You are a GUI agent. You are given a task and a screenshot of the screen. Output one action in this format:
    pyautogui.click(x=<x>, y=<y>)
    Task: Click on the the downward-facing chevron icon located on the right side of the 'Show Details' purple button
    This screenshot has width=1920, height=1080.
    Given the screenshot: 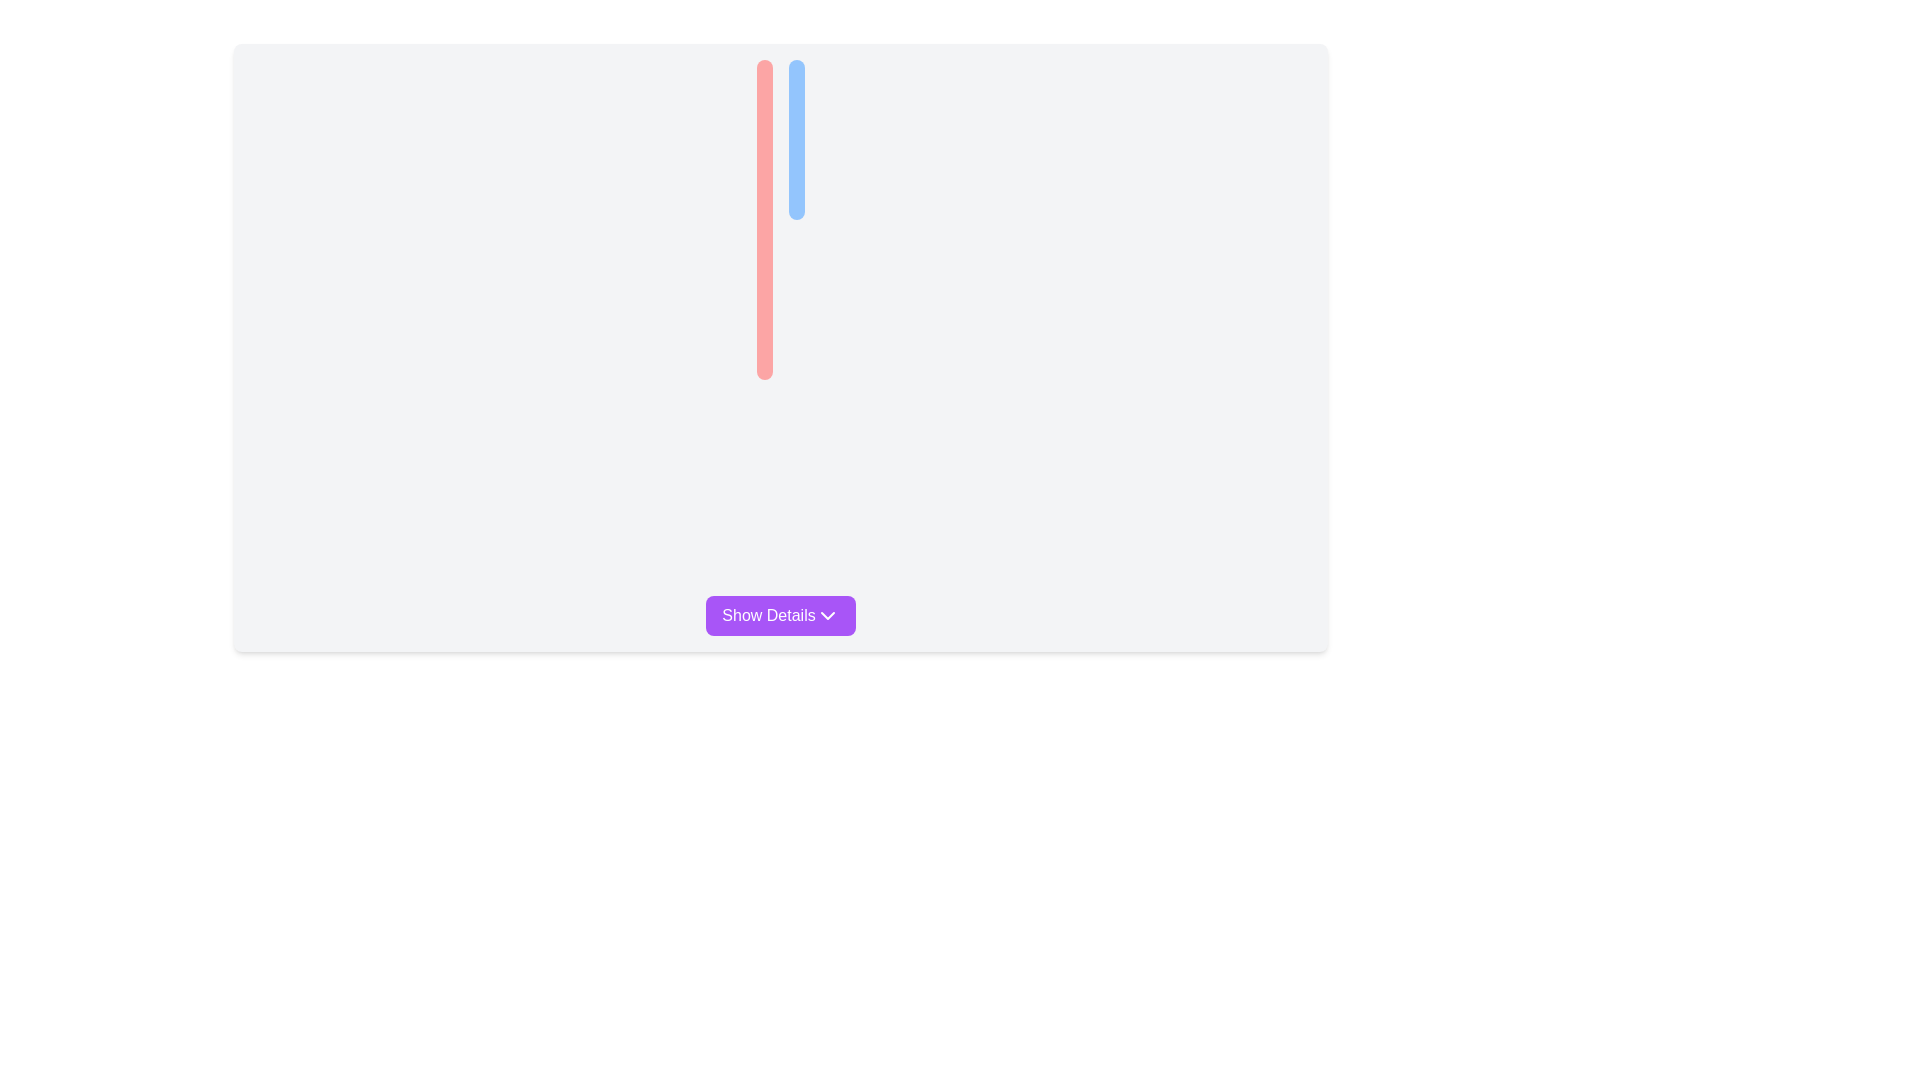 What is the action you would take?
    pyautogui.click(x=827, y=615)
    